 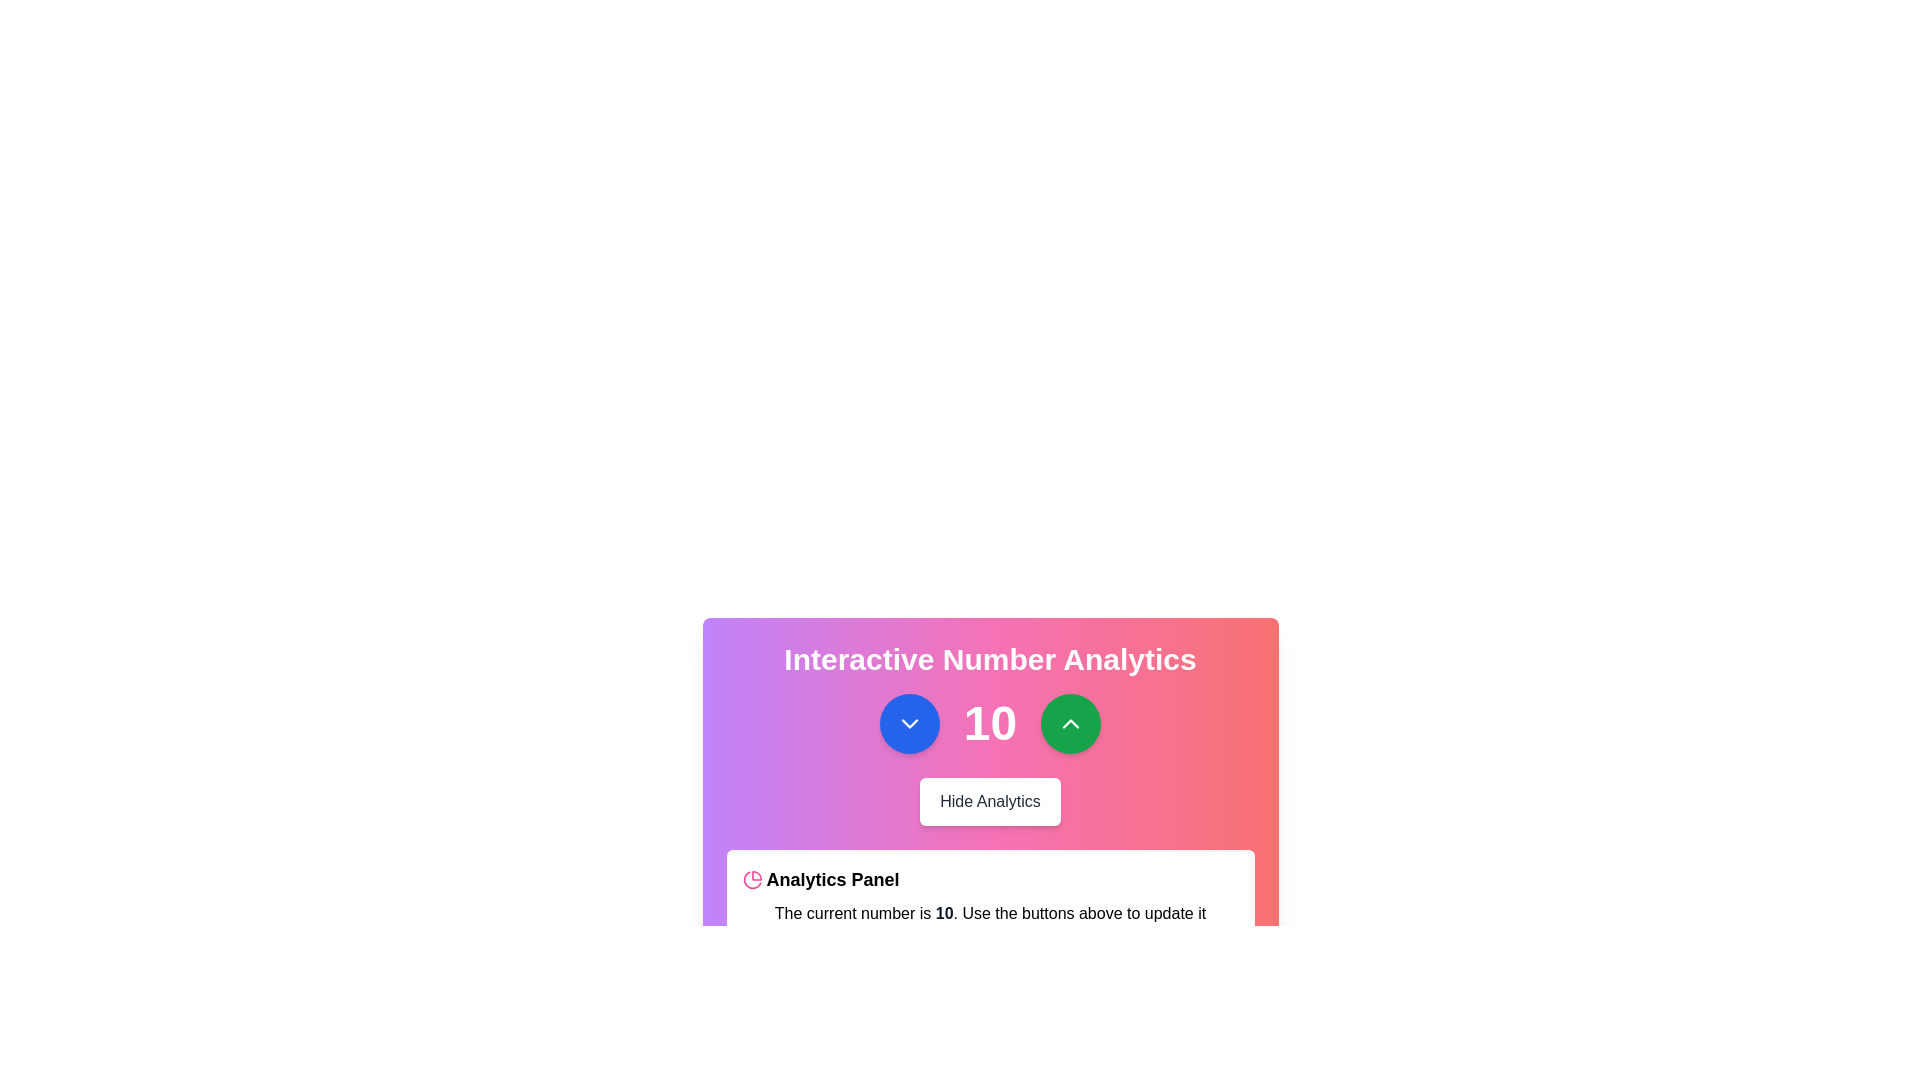 I want to click on the green circular button containing the upward-pointing chevron icon used for increasing a numerical value by navigating with the keyboard, so click(x=1070, y=724).